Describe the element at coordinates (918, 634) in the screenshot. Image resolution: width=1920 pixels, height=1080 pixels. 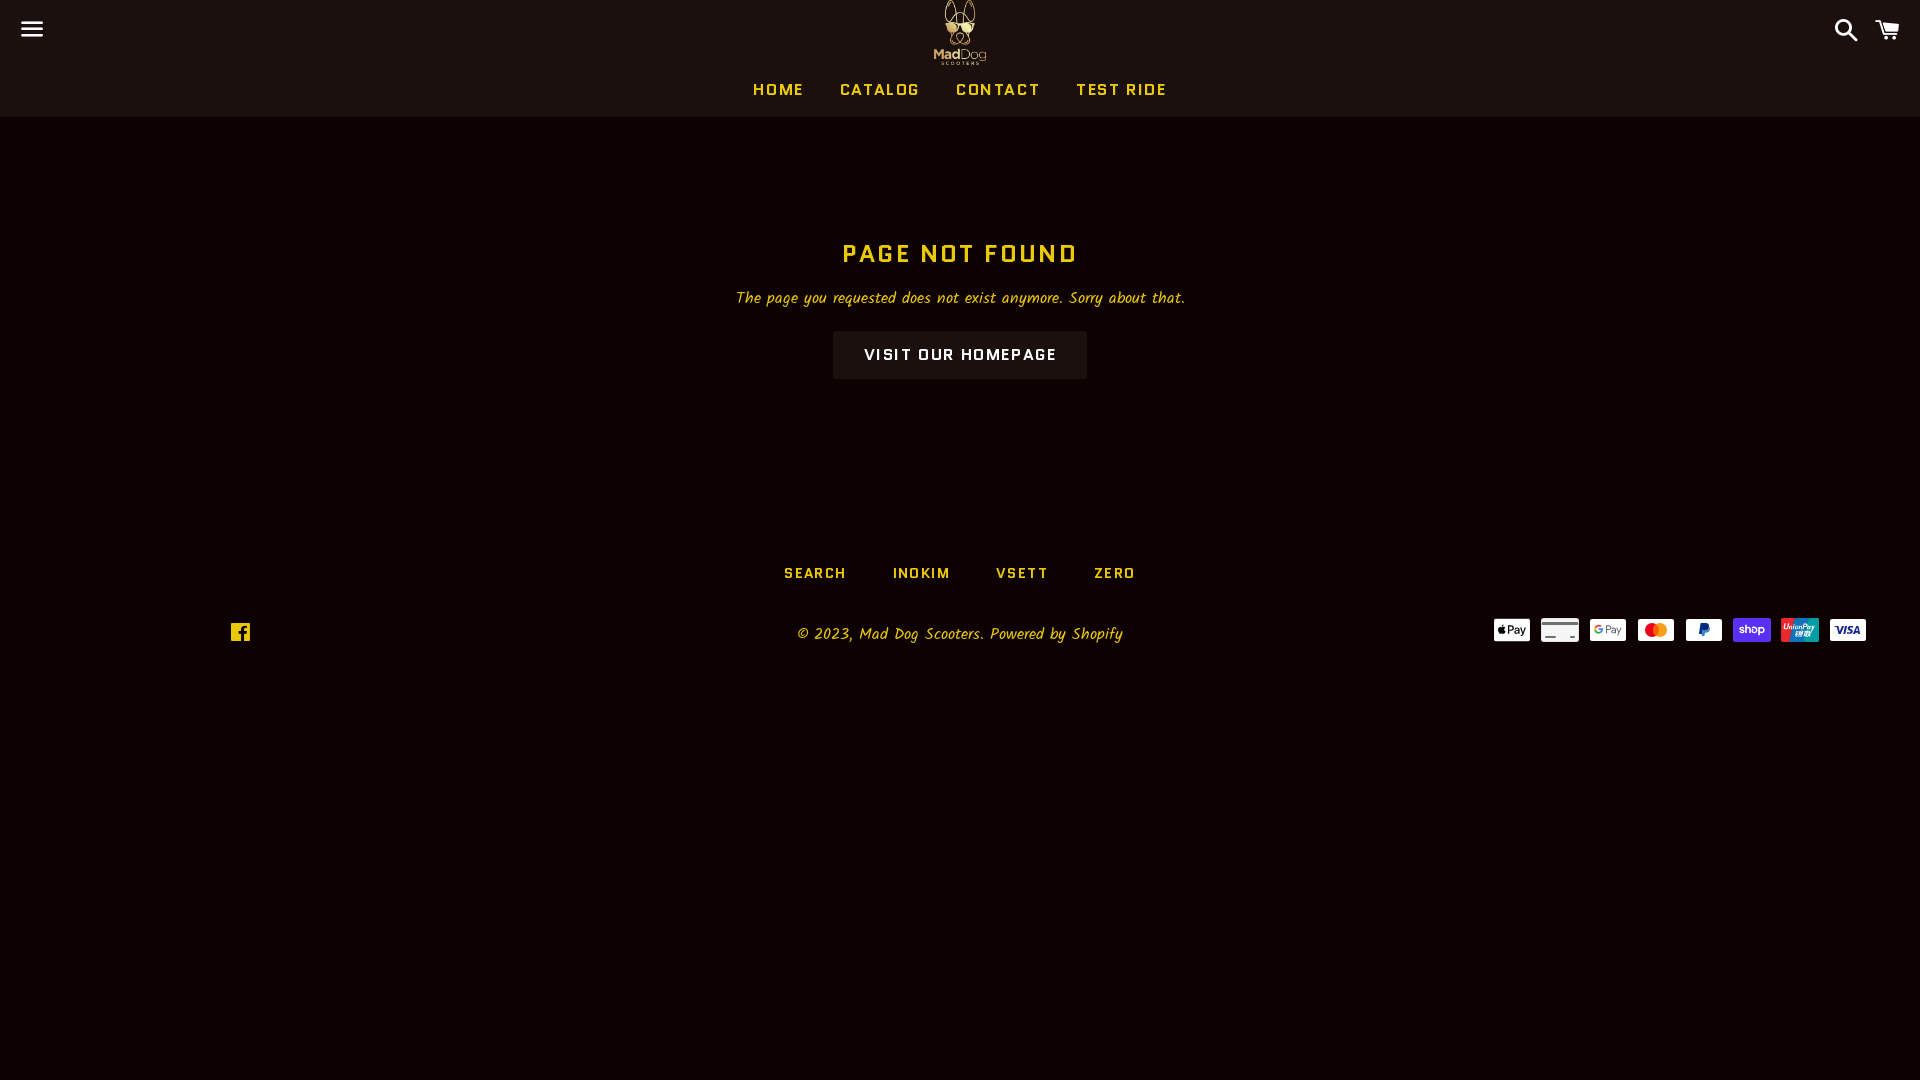
I see `'Mad Dog Scooters'` at that location.